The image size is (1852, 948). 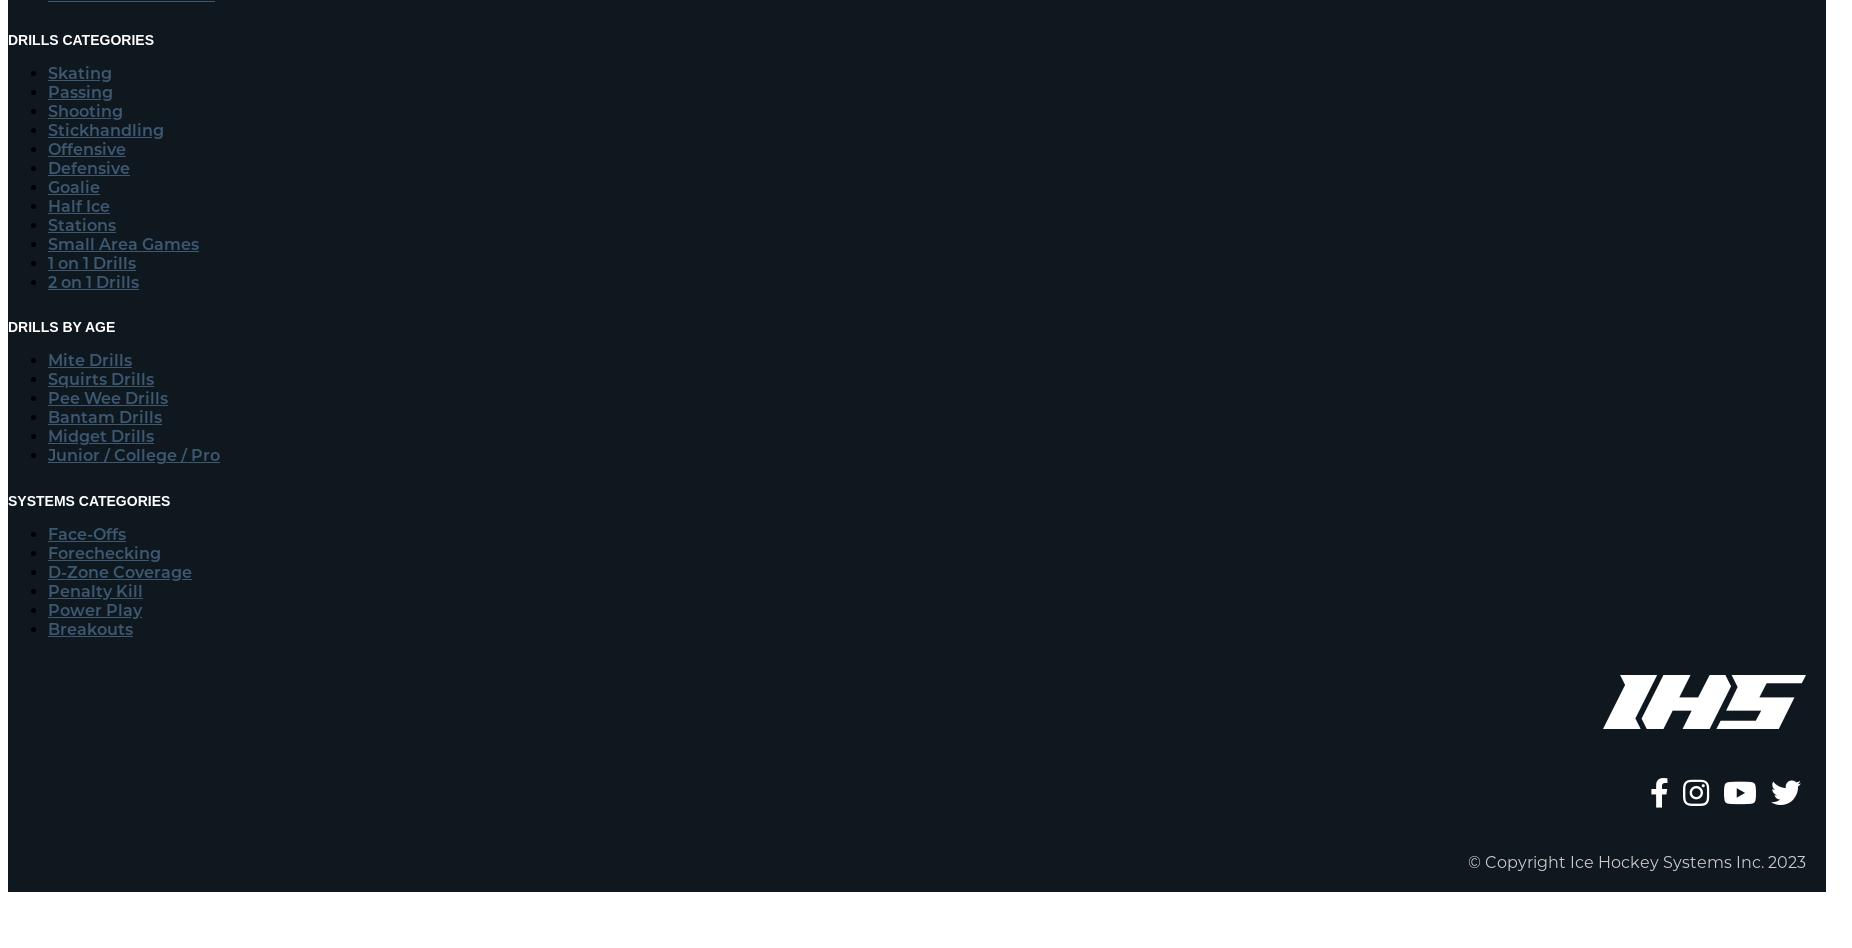 I want to click on 'Goalie', so click(x=73, y=185).